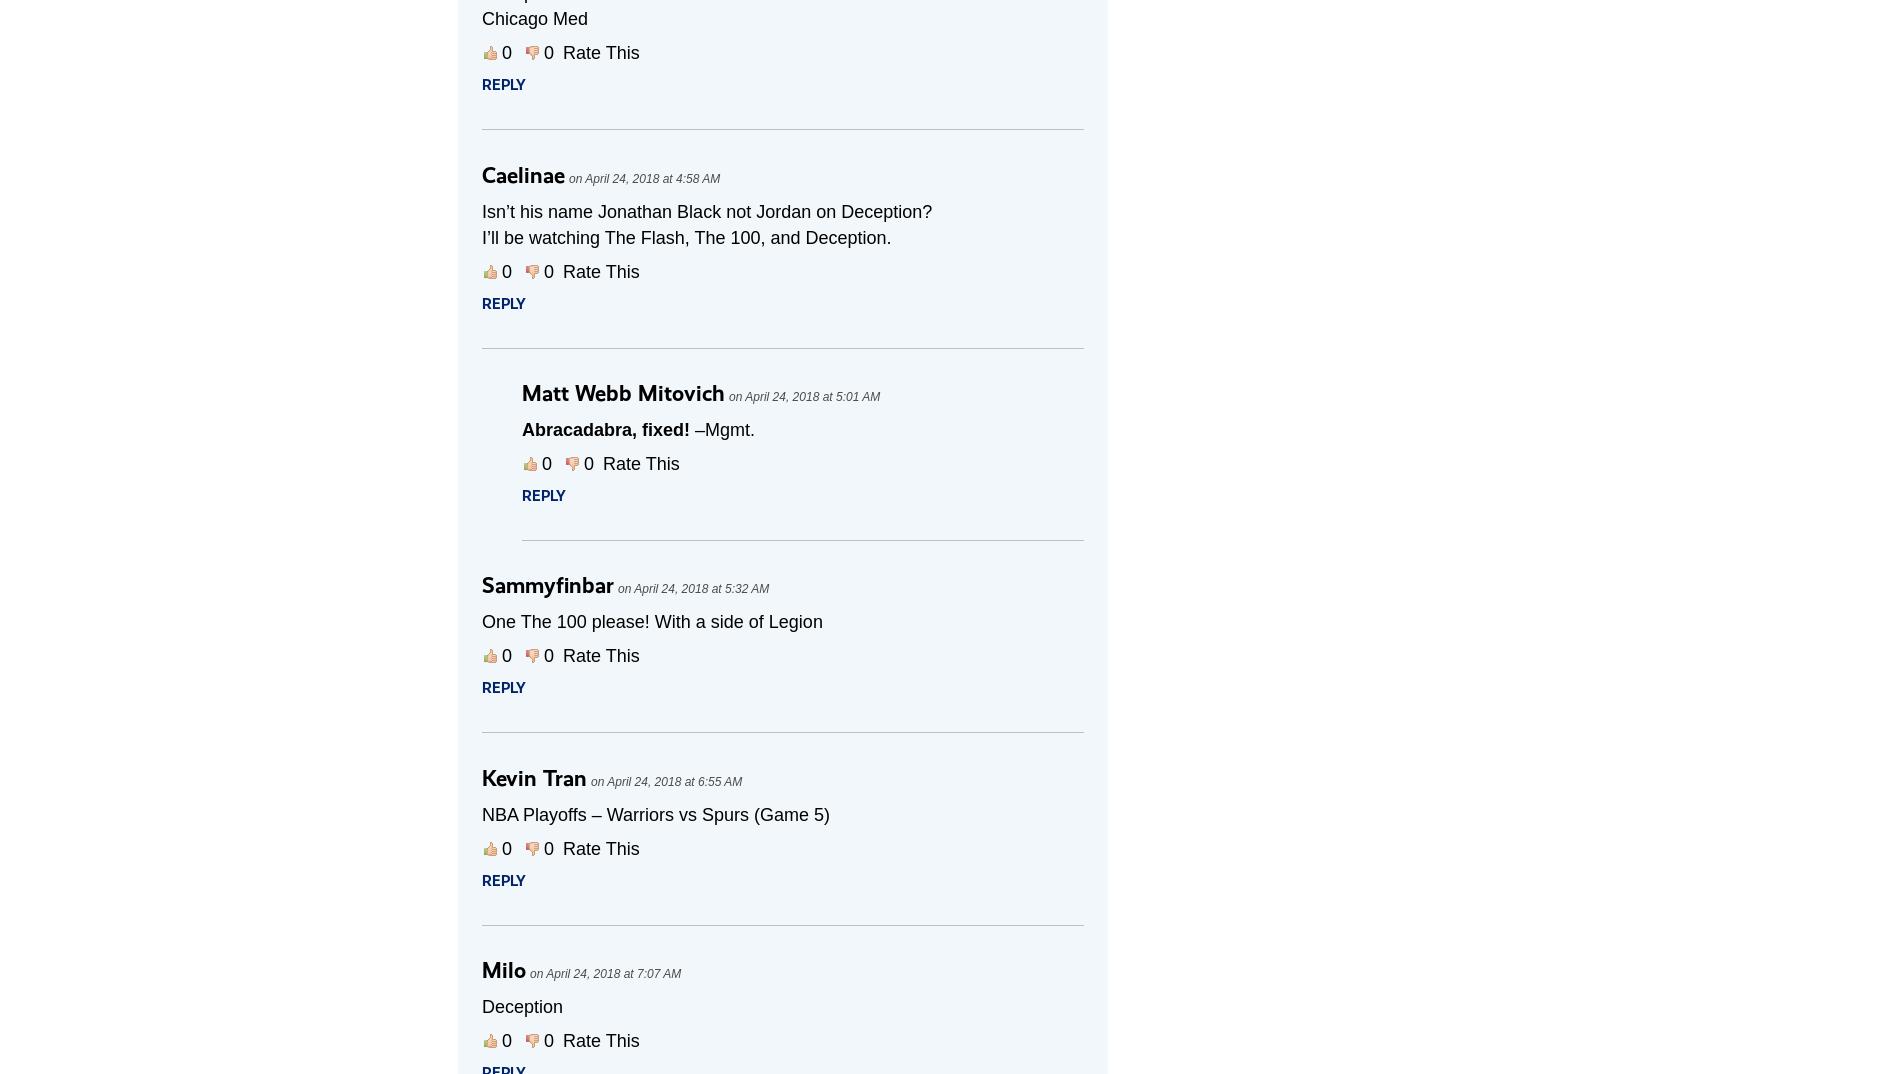 This screenshot has width=1900, height=1074. Describe the element at coordinates (585, 179) in the screenshot. I see `'April 24, 2018 at 4:58 AM'` at that location.